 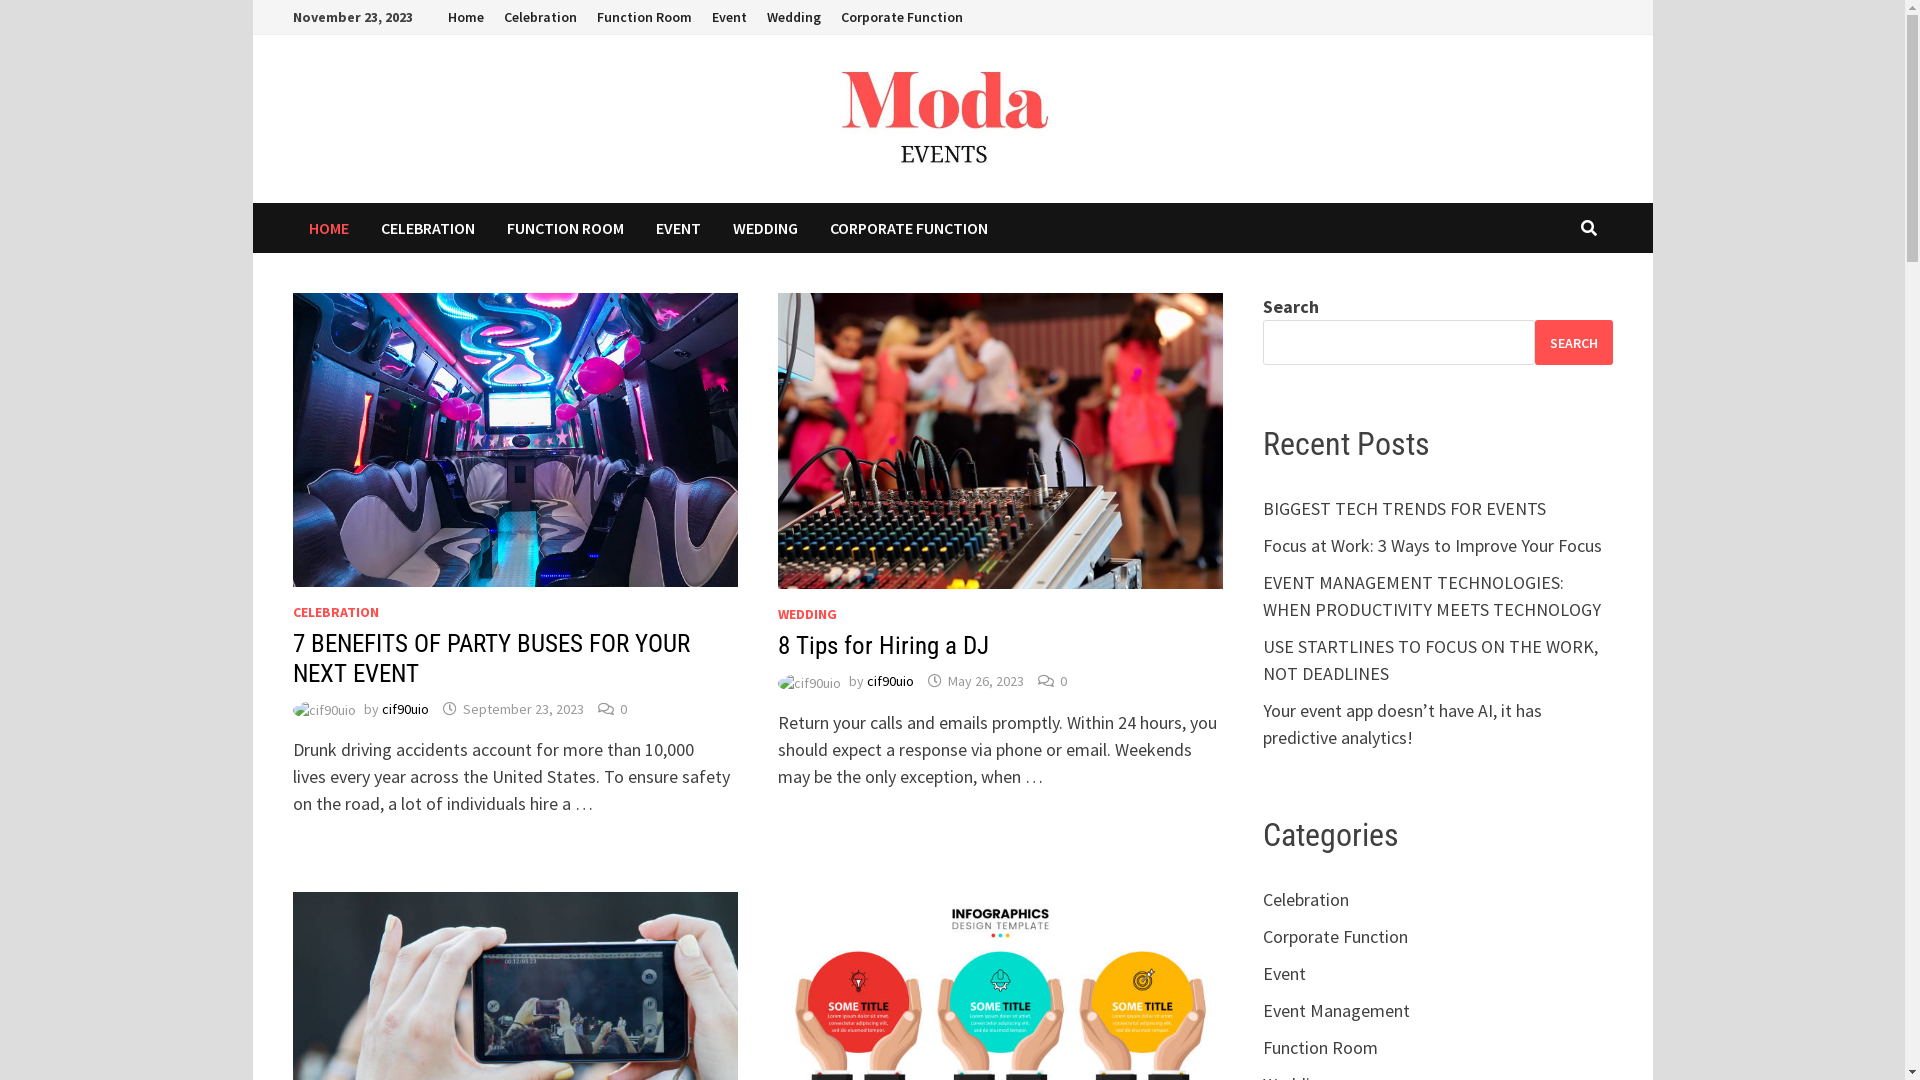 What do you see at coordinates (1403, 507) in the screenshot?
I see `'BIGGEST TECH TRENDS FOR EVENTS'` at bounding box center [1403, 507].